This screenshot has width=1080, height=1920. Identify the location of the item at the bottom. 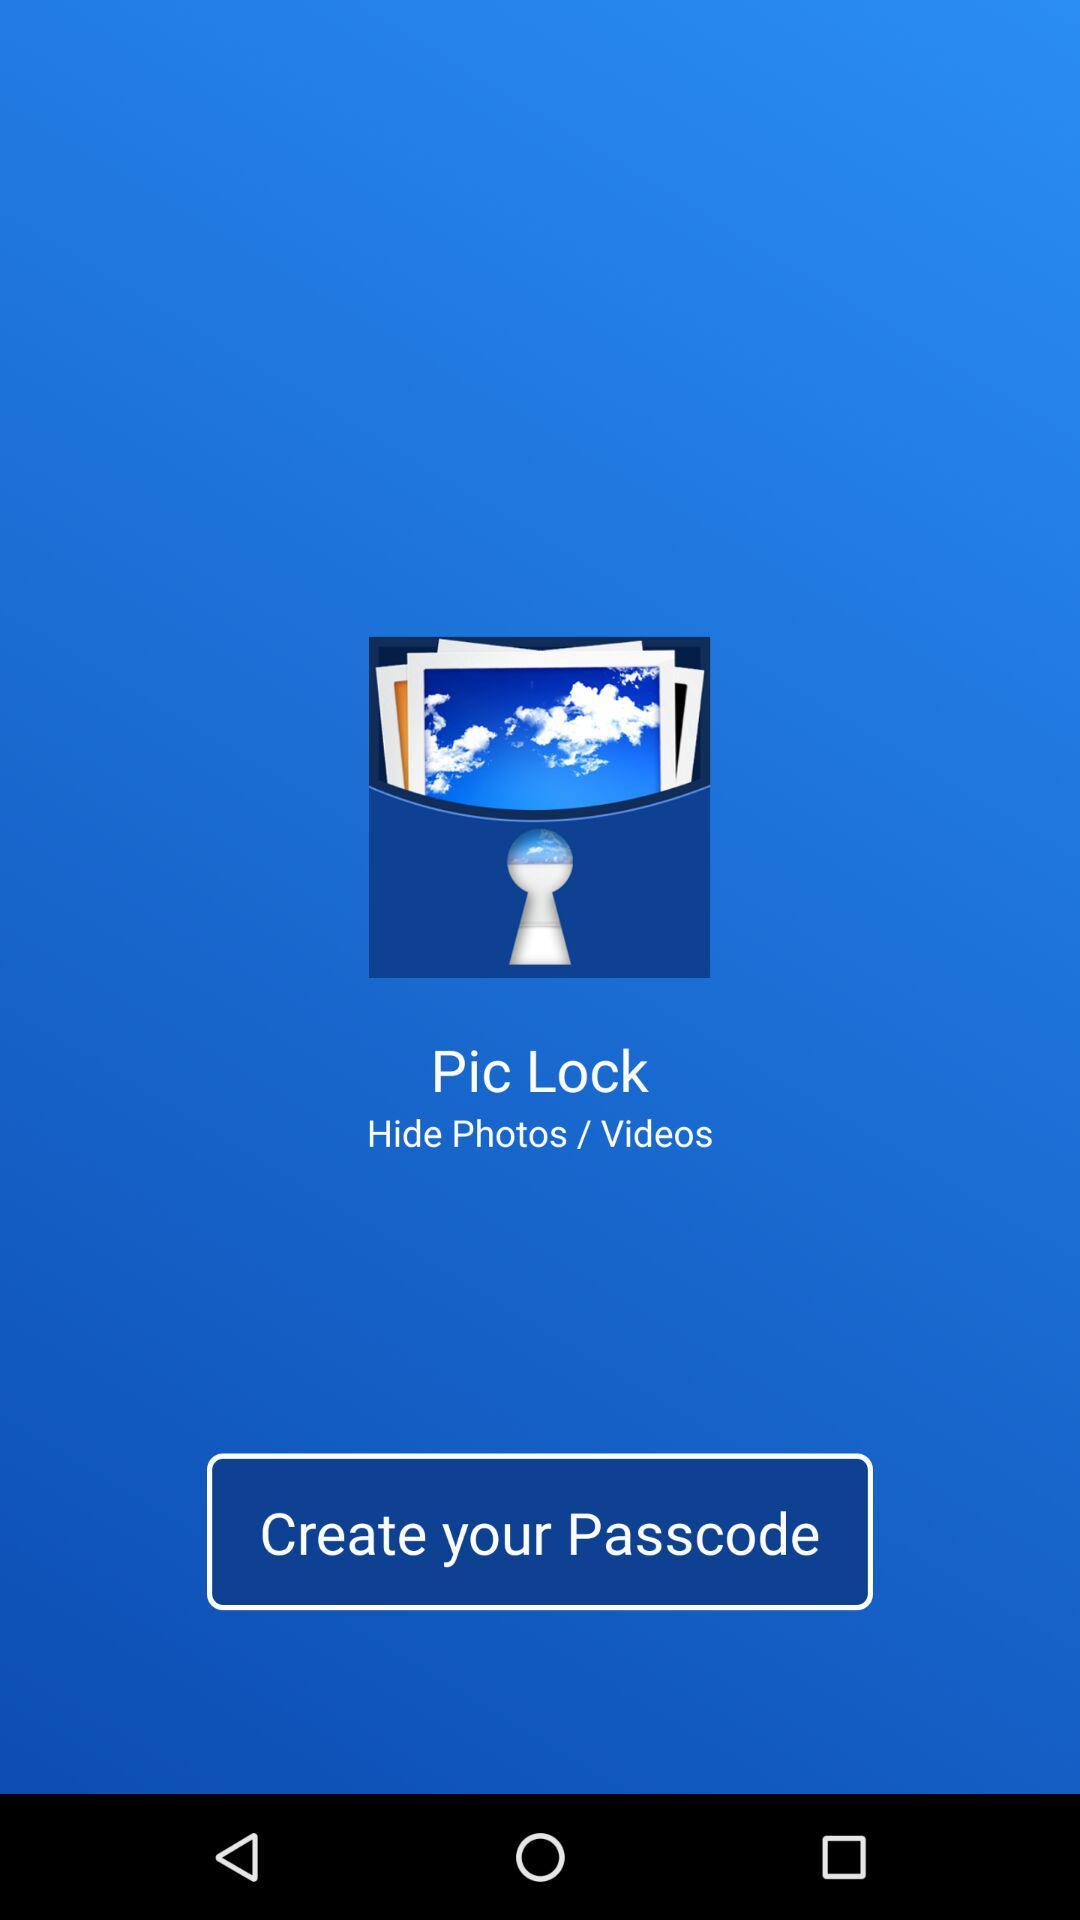
(540, 1530).